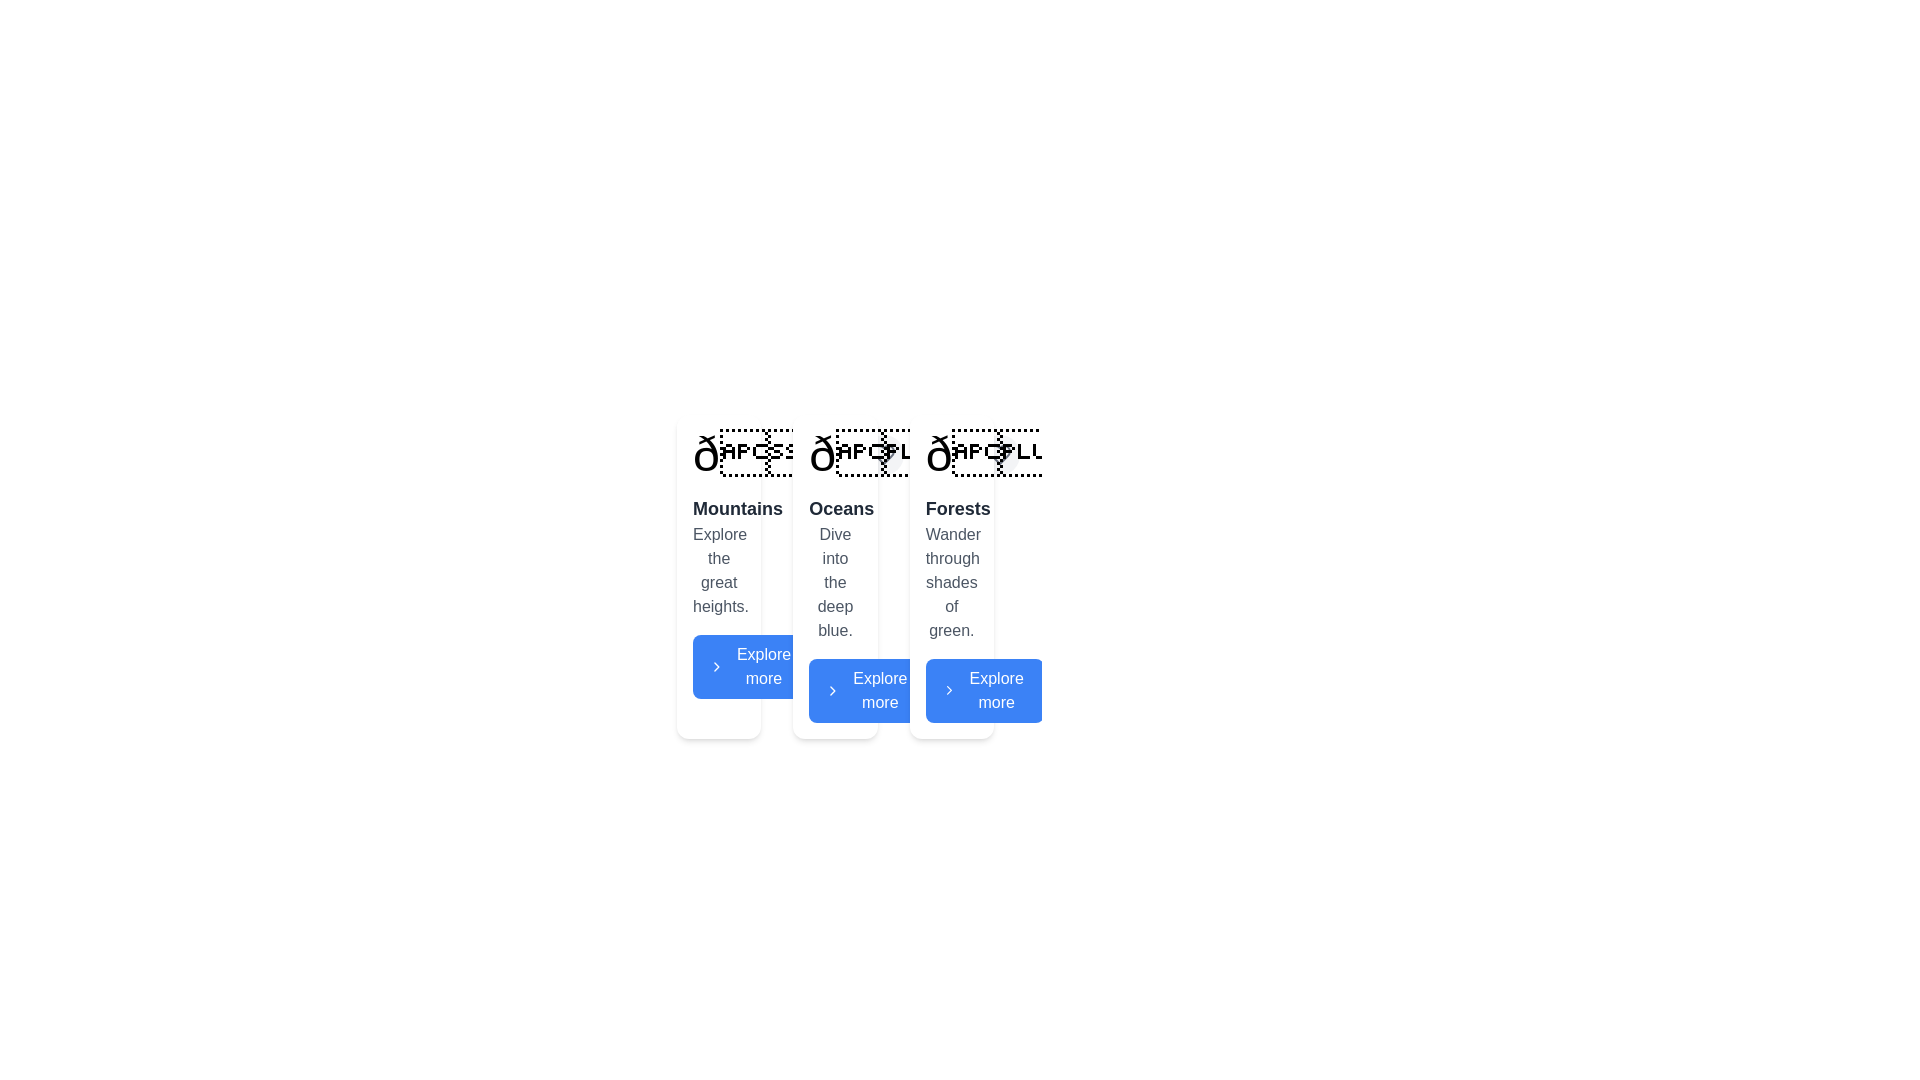  I want to click on the third heading text in the card that indicates content about forests, positioned below an icon and above a descriptive text box, so click(950, 508).